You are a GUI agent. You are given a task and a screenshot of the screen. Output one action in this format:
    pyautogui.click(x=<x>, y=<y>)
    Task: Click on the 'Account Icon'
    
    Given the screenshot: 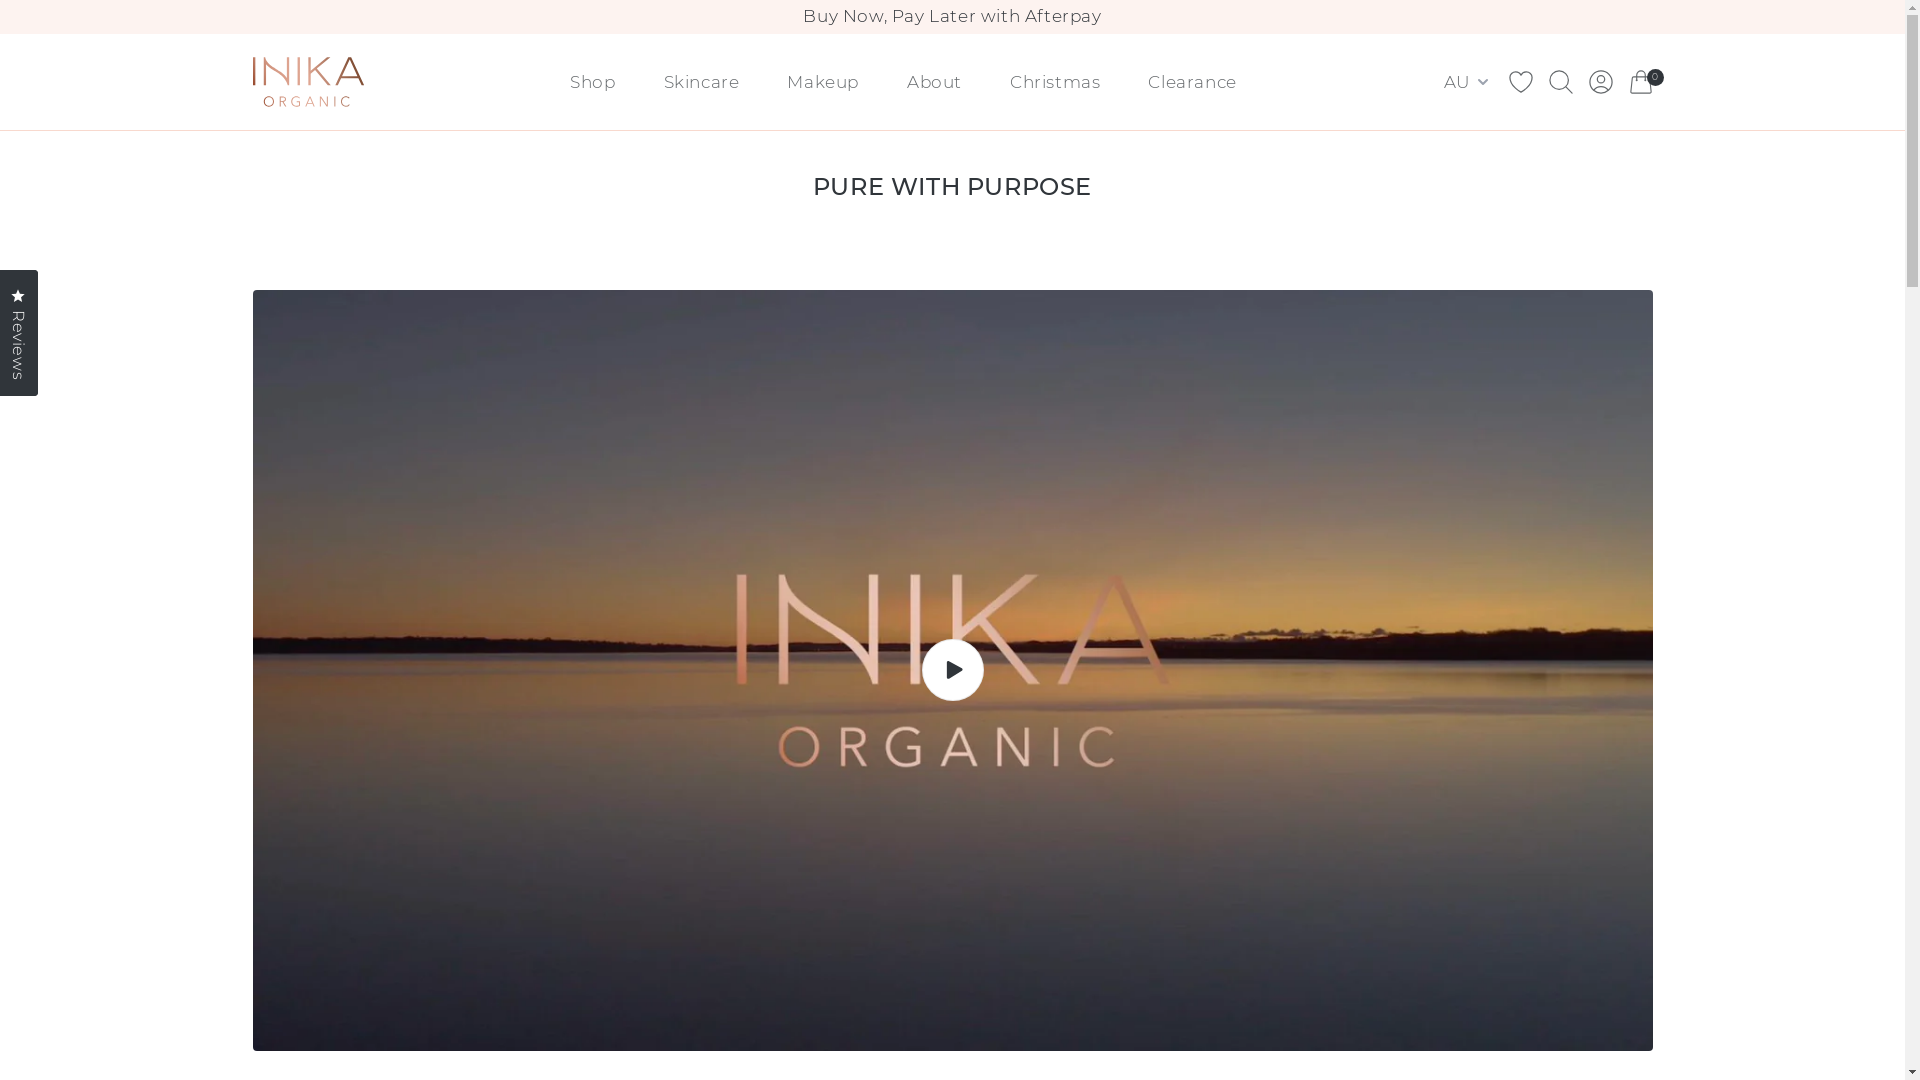 What is the action you would take?
    pyautogui.click(x=1598, y=80)
    